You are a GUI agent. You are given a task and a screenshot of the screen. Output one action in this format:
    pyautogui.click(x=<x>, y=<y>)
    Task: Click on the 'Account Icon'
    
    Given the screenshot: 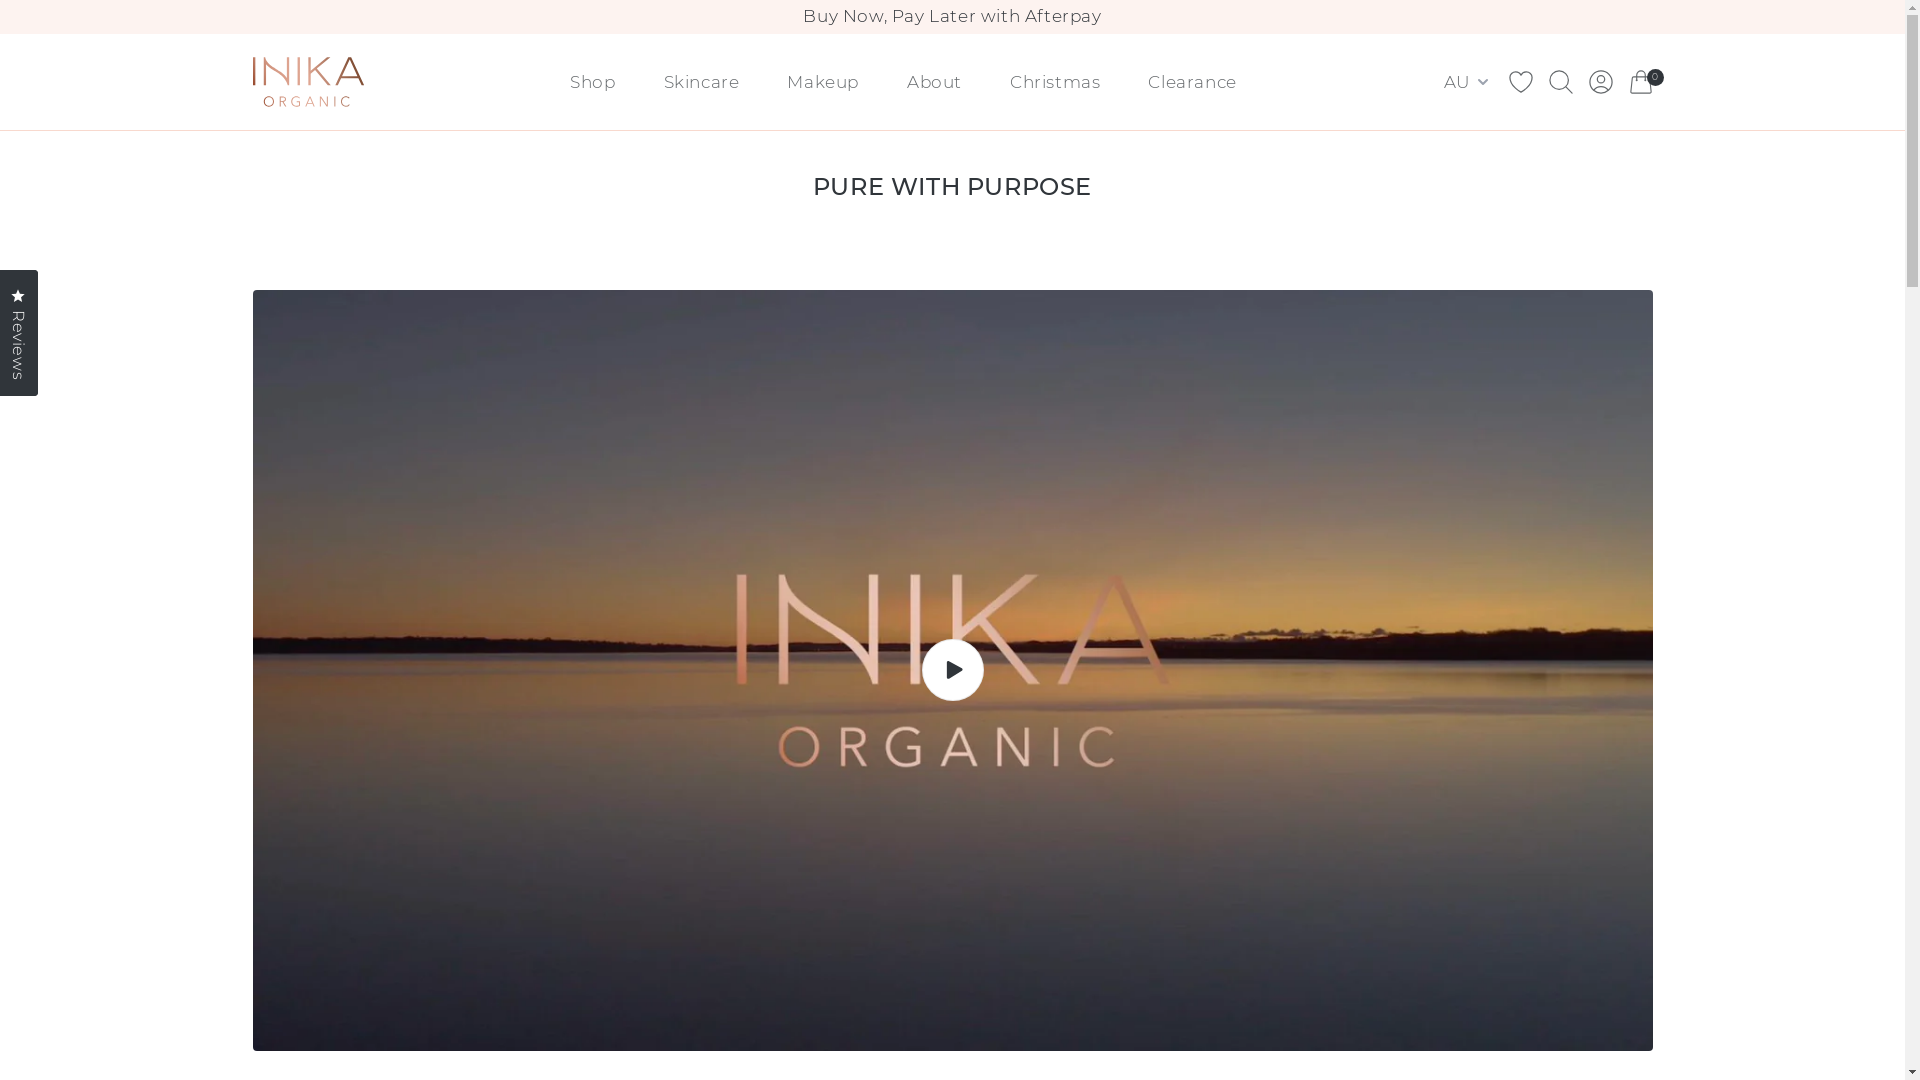 What is the action you would take?
    pyautogui.click(x=1598, y=80)
    